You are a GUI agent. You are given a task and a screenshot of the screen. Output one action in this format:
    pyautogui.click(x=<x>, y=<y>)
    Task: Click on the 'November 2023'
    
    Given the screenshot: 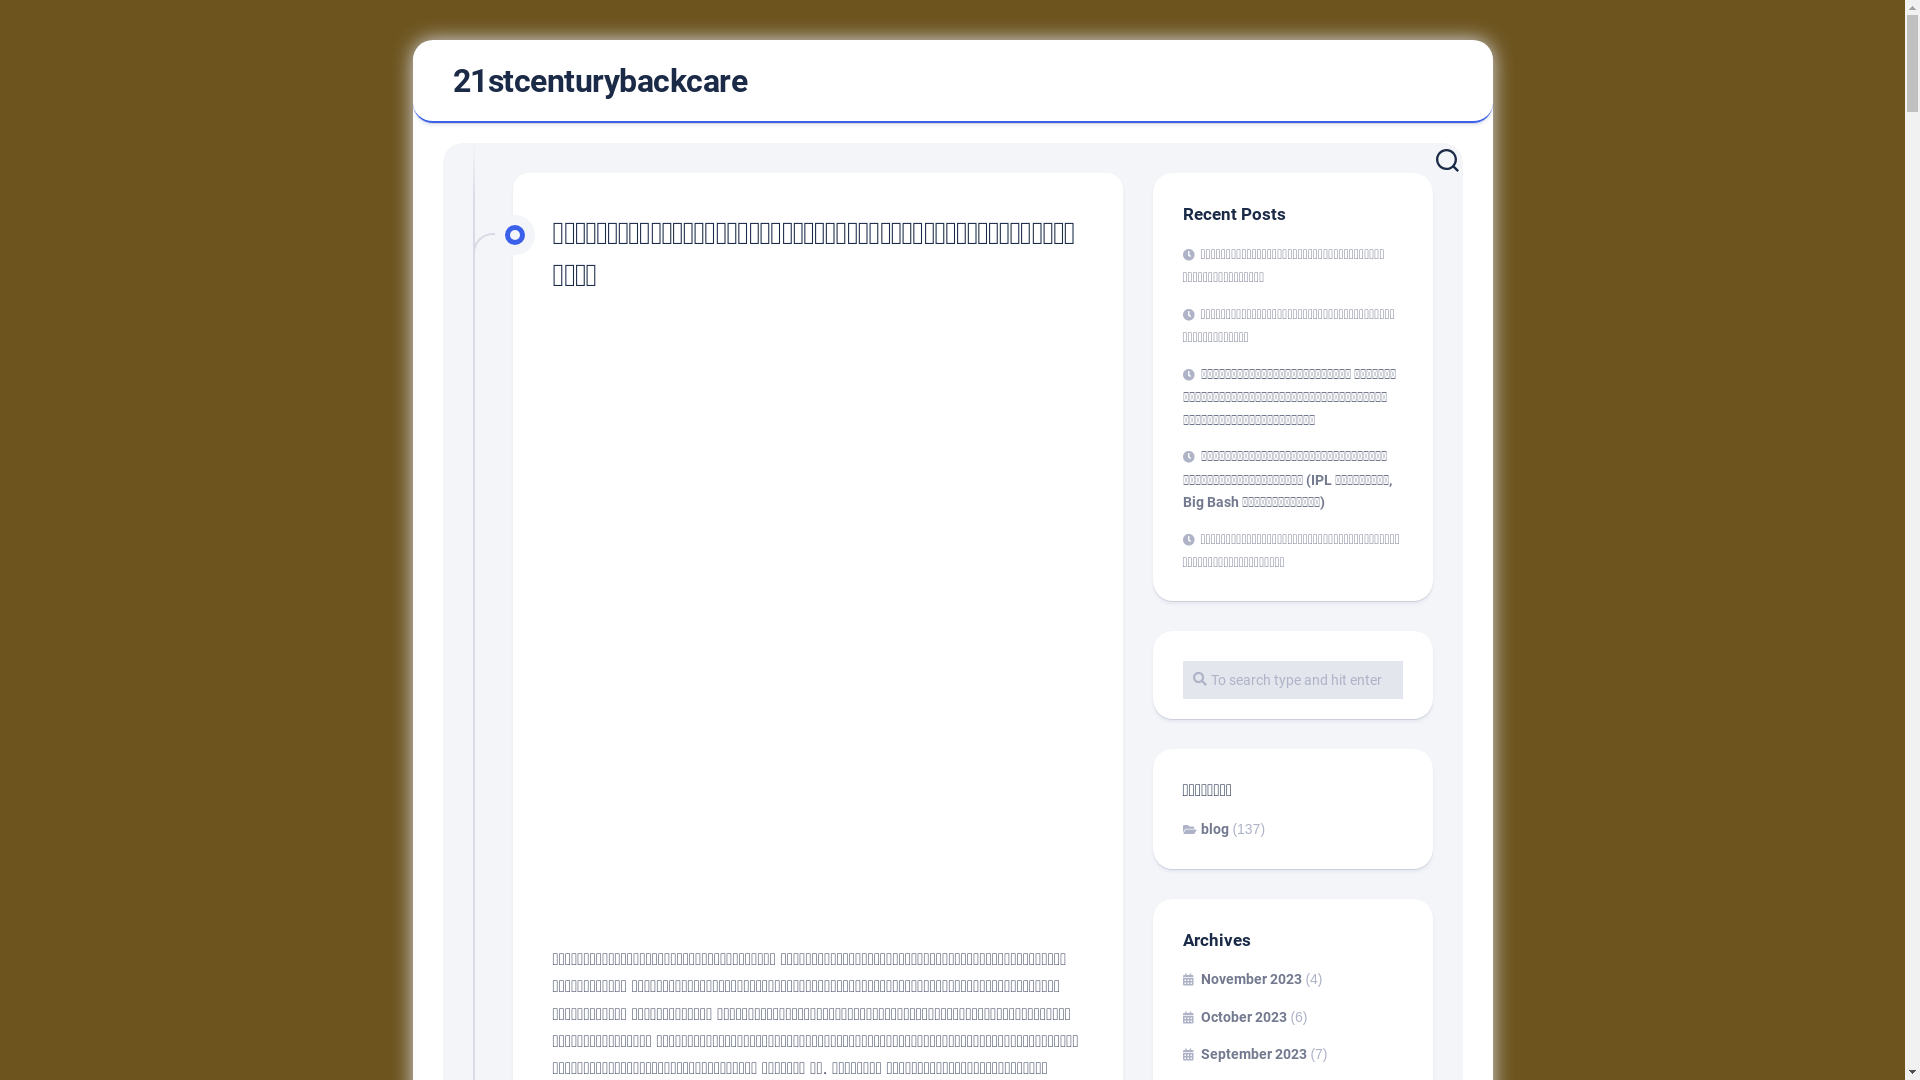 What is the action you would take?
    pyautogui.click(x=1240, y=978)
    